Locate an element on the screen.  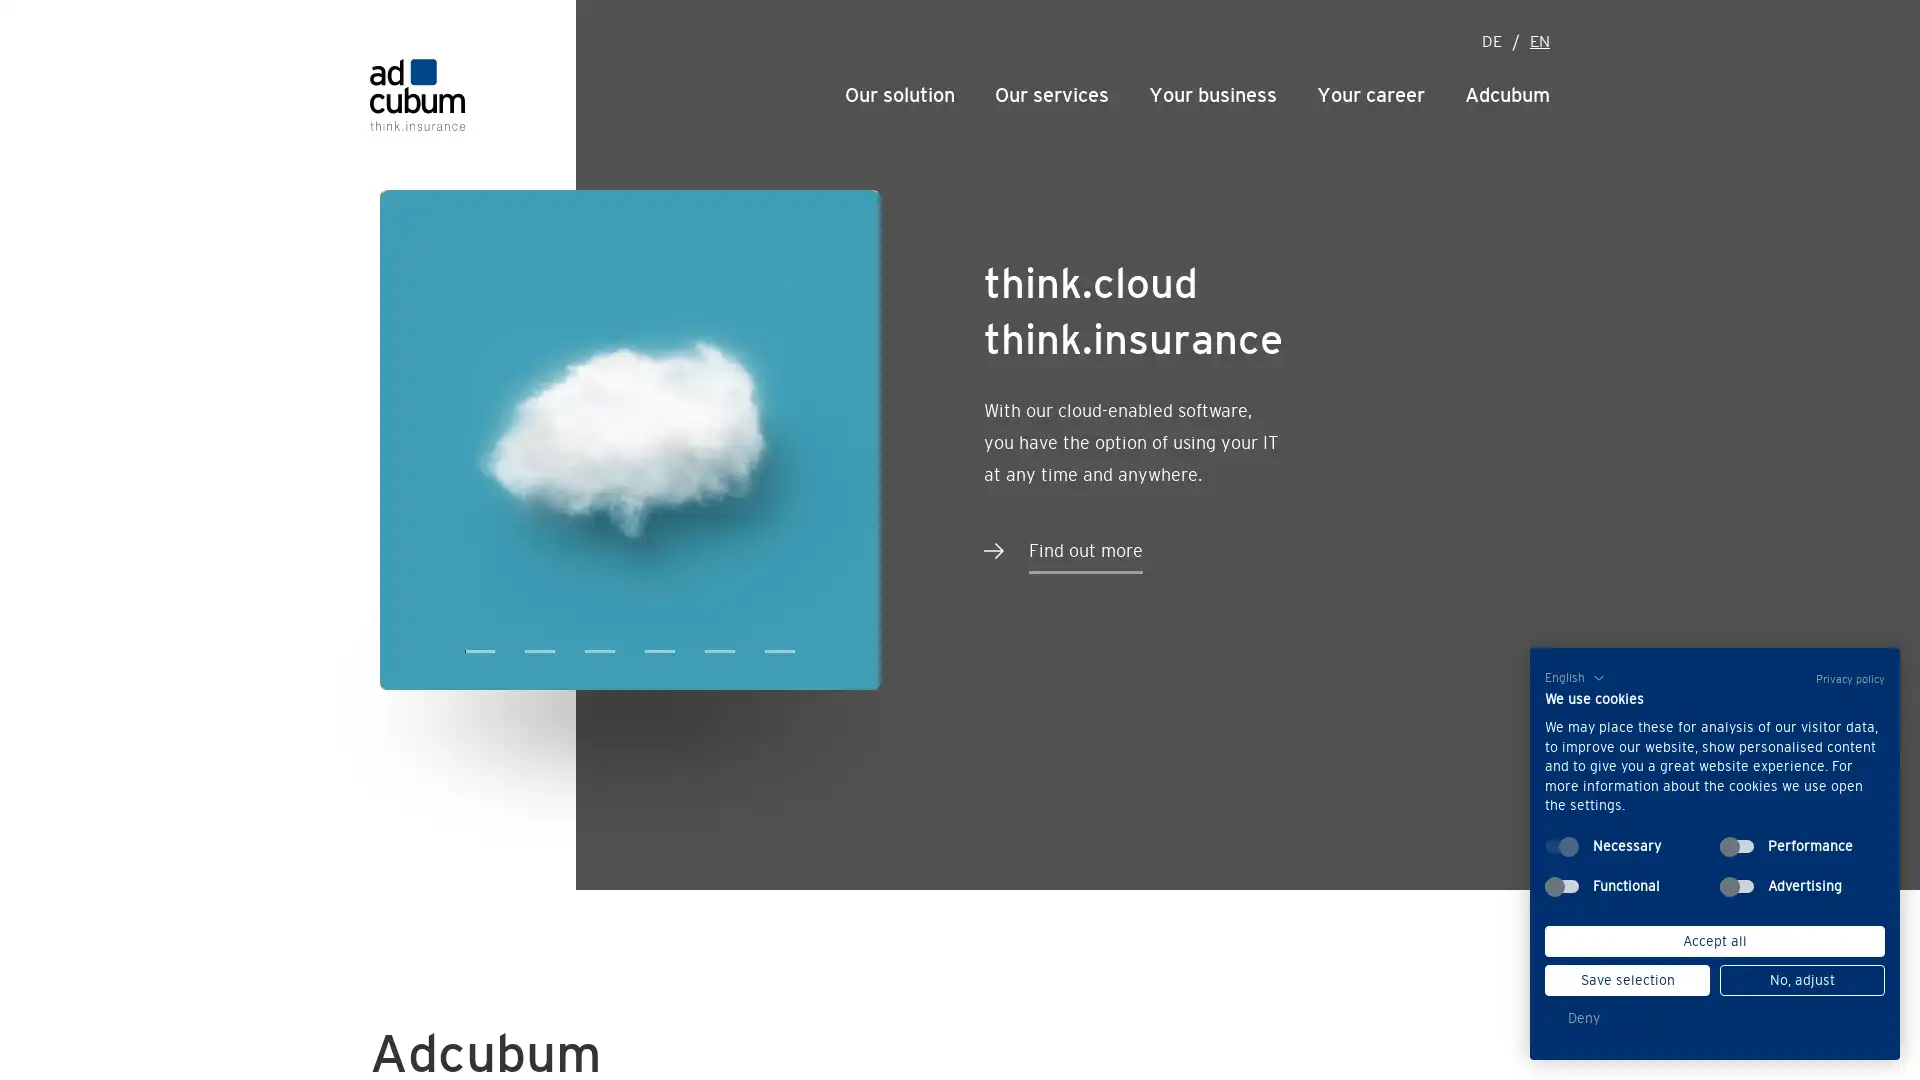
Deny is located at coordinates (1582, 1018).